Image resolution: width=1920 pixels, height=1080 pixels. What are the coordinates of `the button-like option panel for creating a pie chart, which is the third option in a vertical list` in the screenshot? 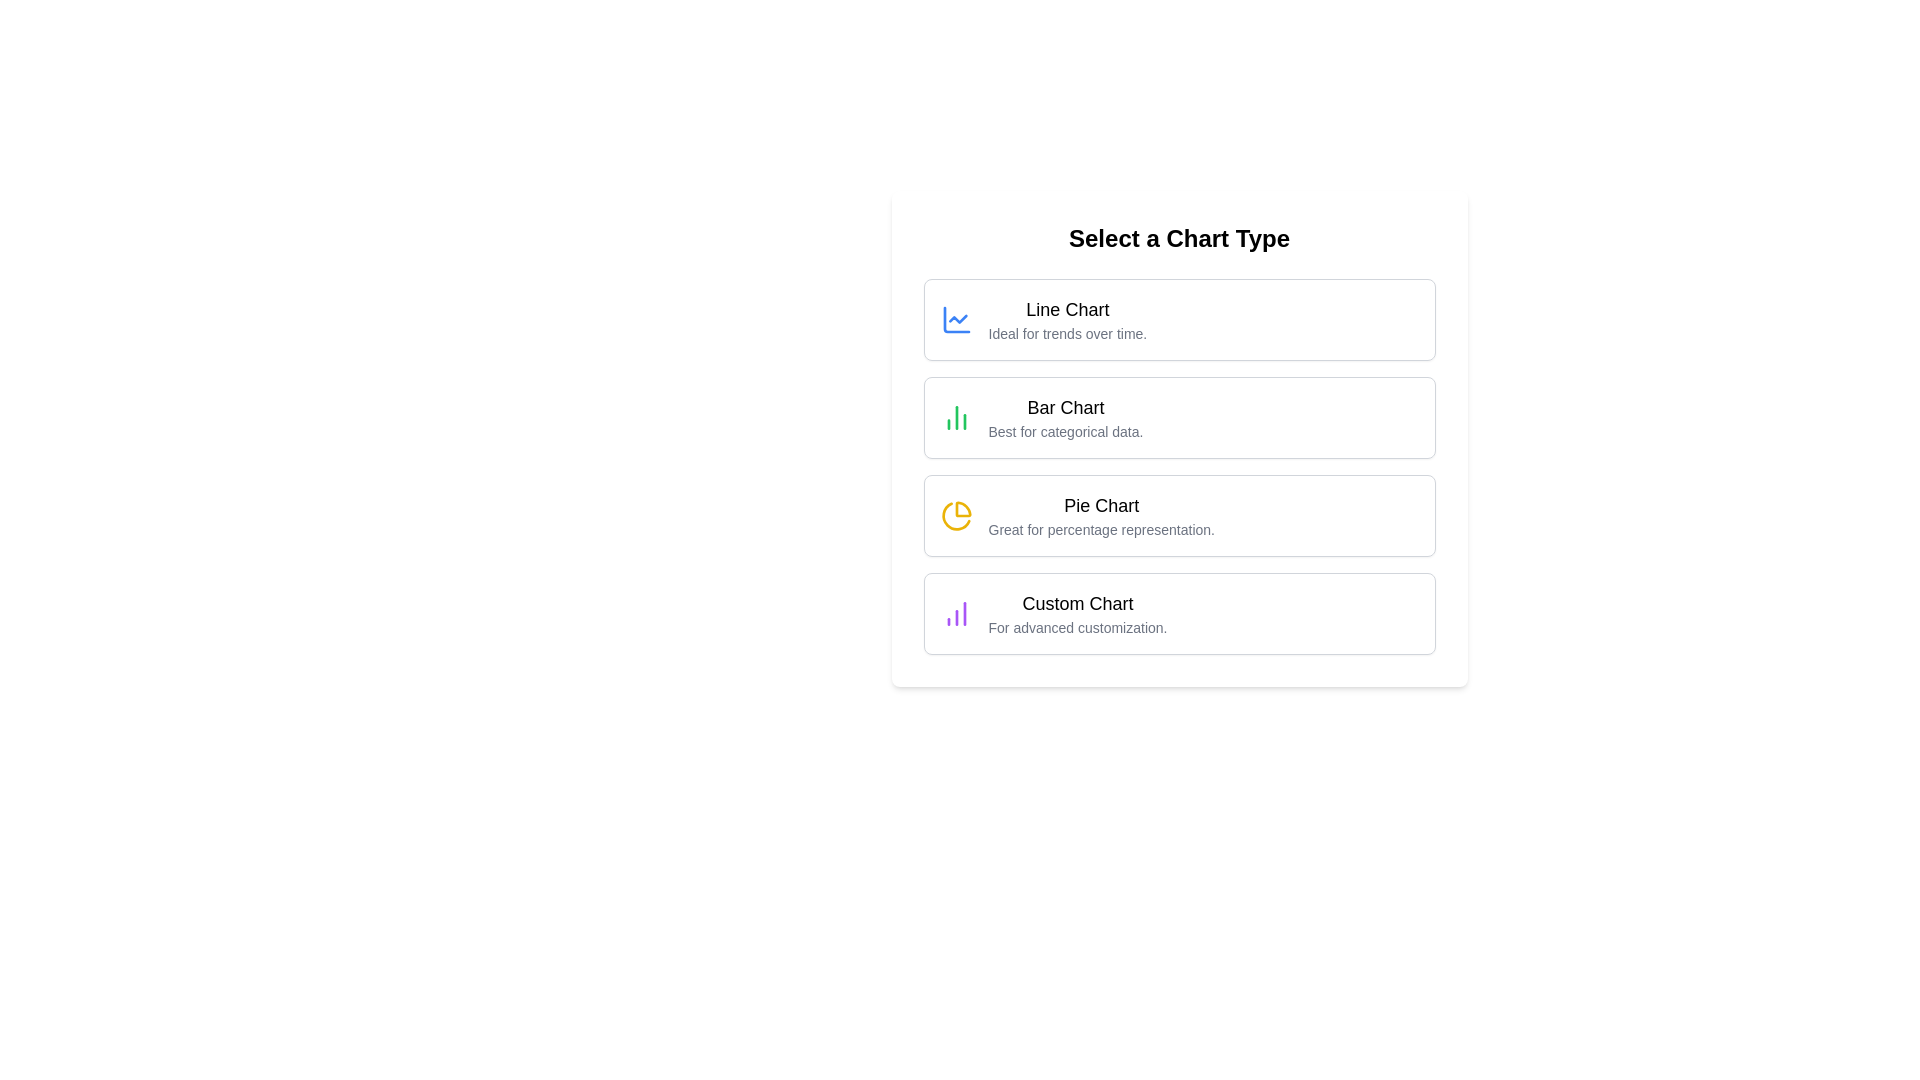 It's located at (1179, 515).